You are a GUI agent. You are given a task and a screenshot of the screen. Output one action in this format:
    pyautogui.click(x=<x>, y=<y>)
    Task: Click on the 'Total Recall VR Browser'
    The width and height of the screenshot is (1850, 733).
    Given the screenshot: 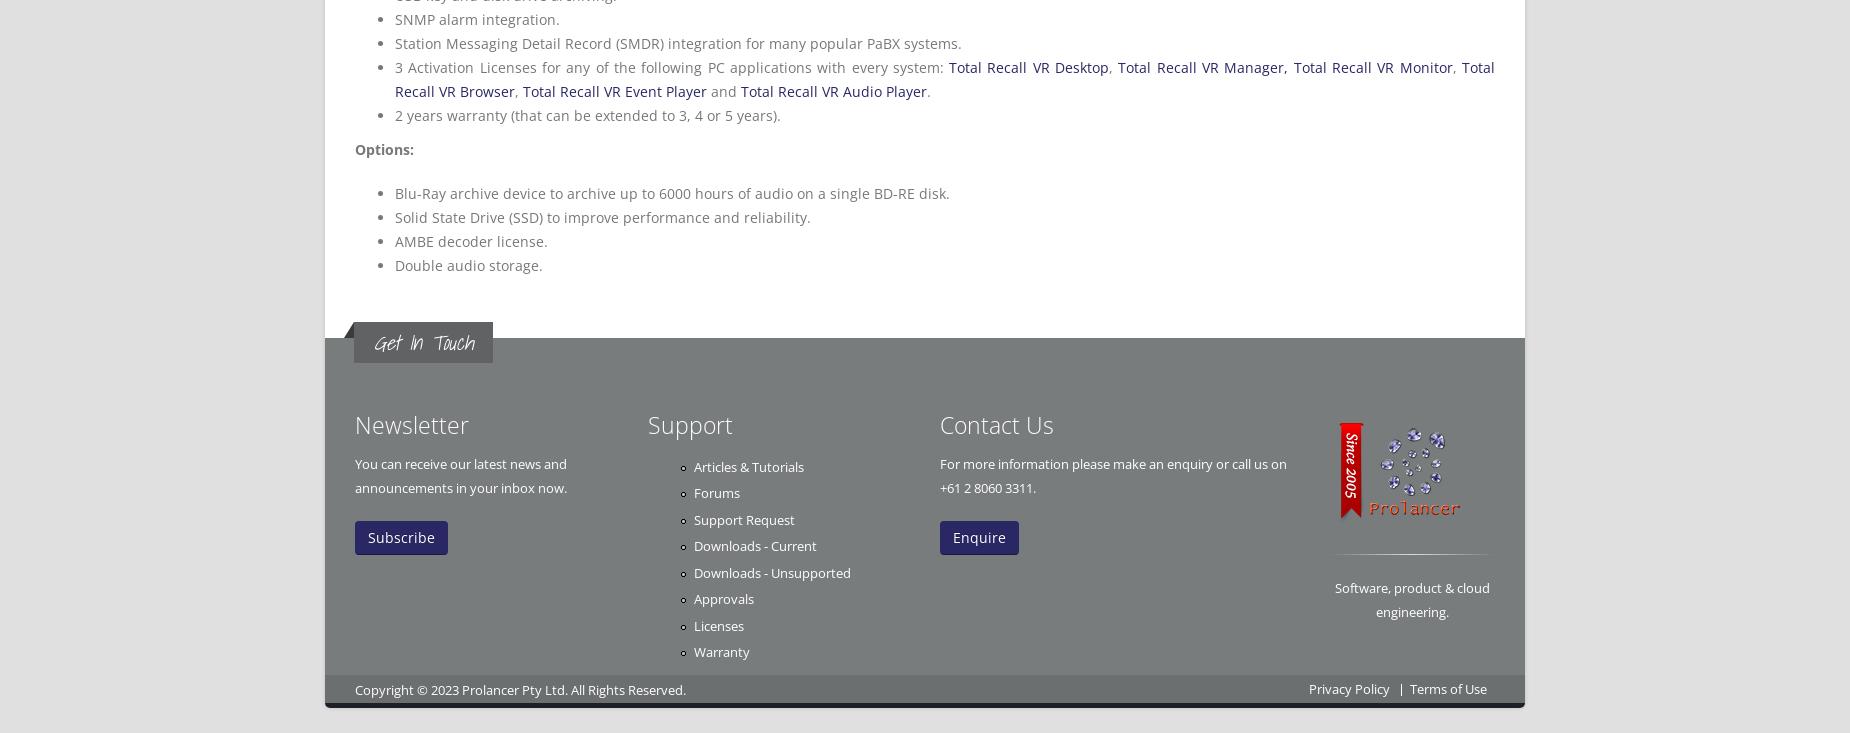 What is the action you would take?
    pyautogui.click(x=943, y=79)
    